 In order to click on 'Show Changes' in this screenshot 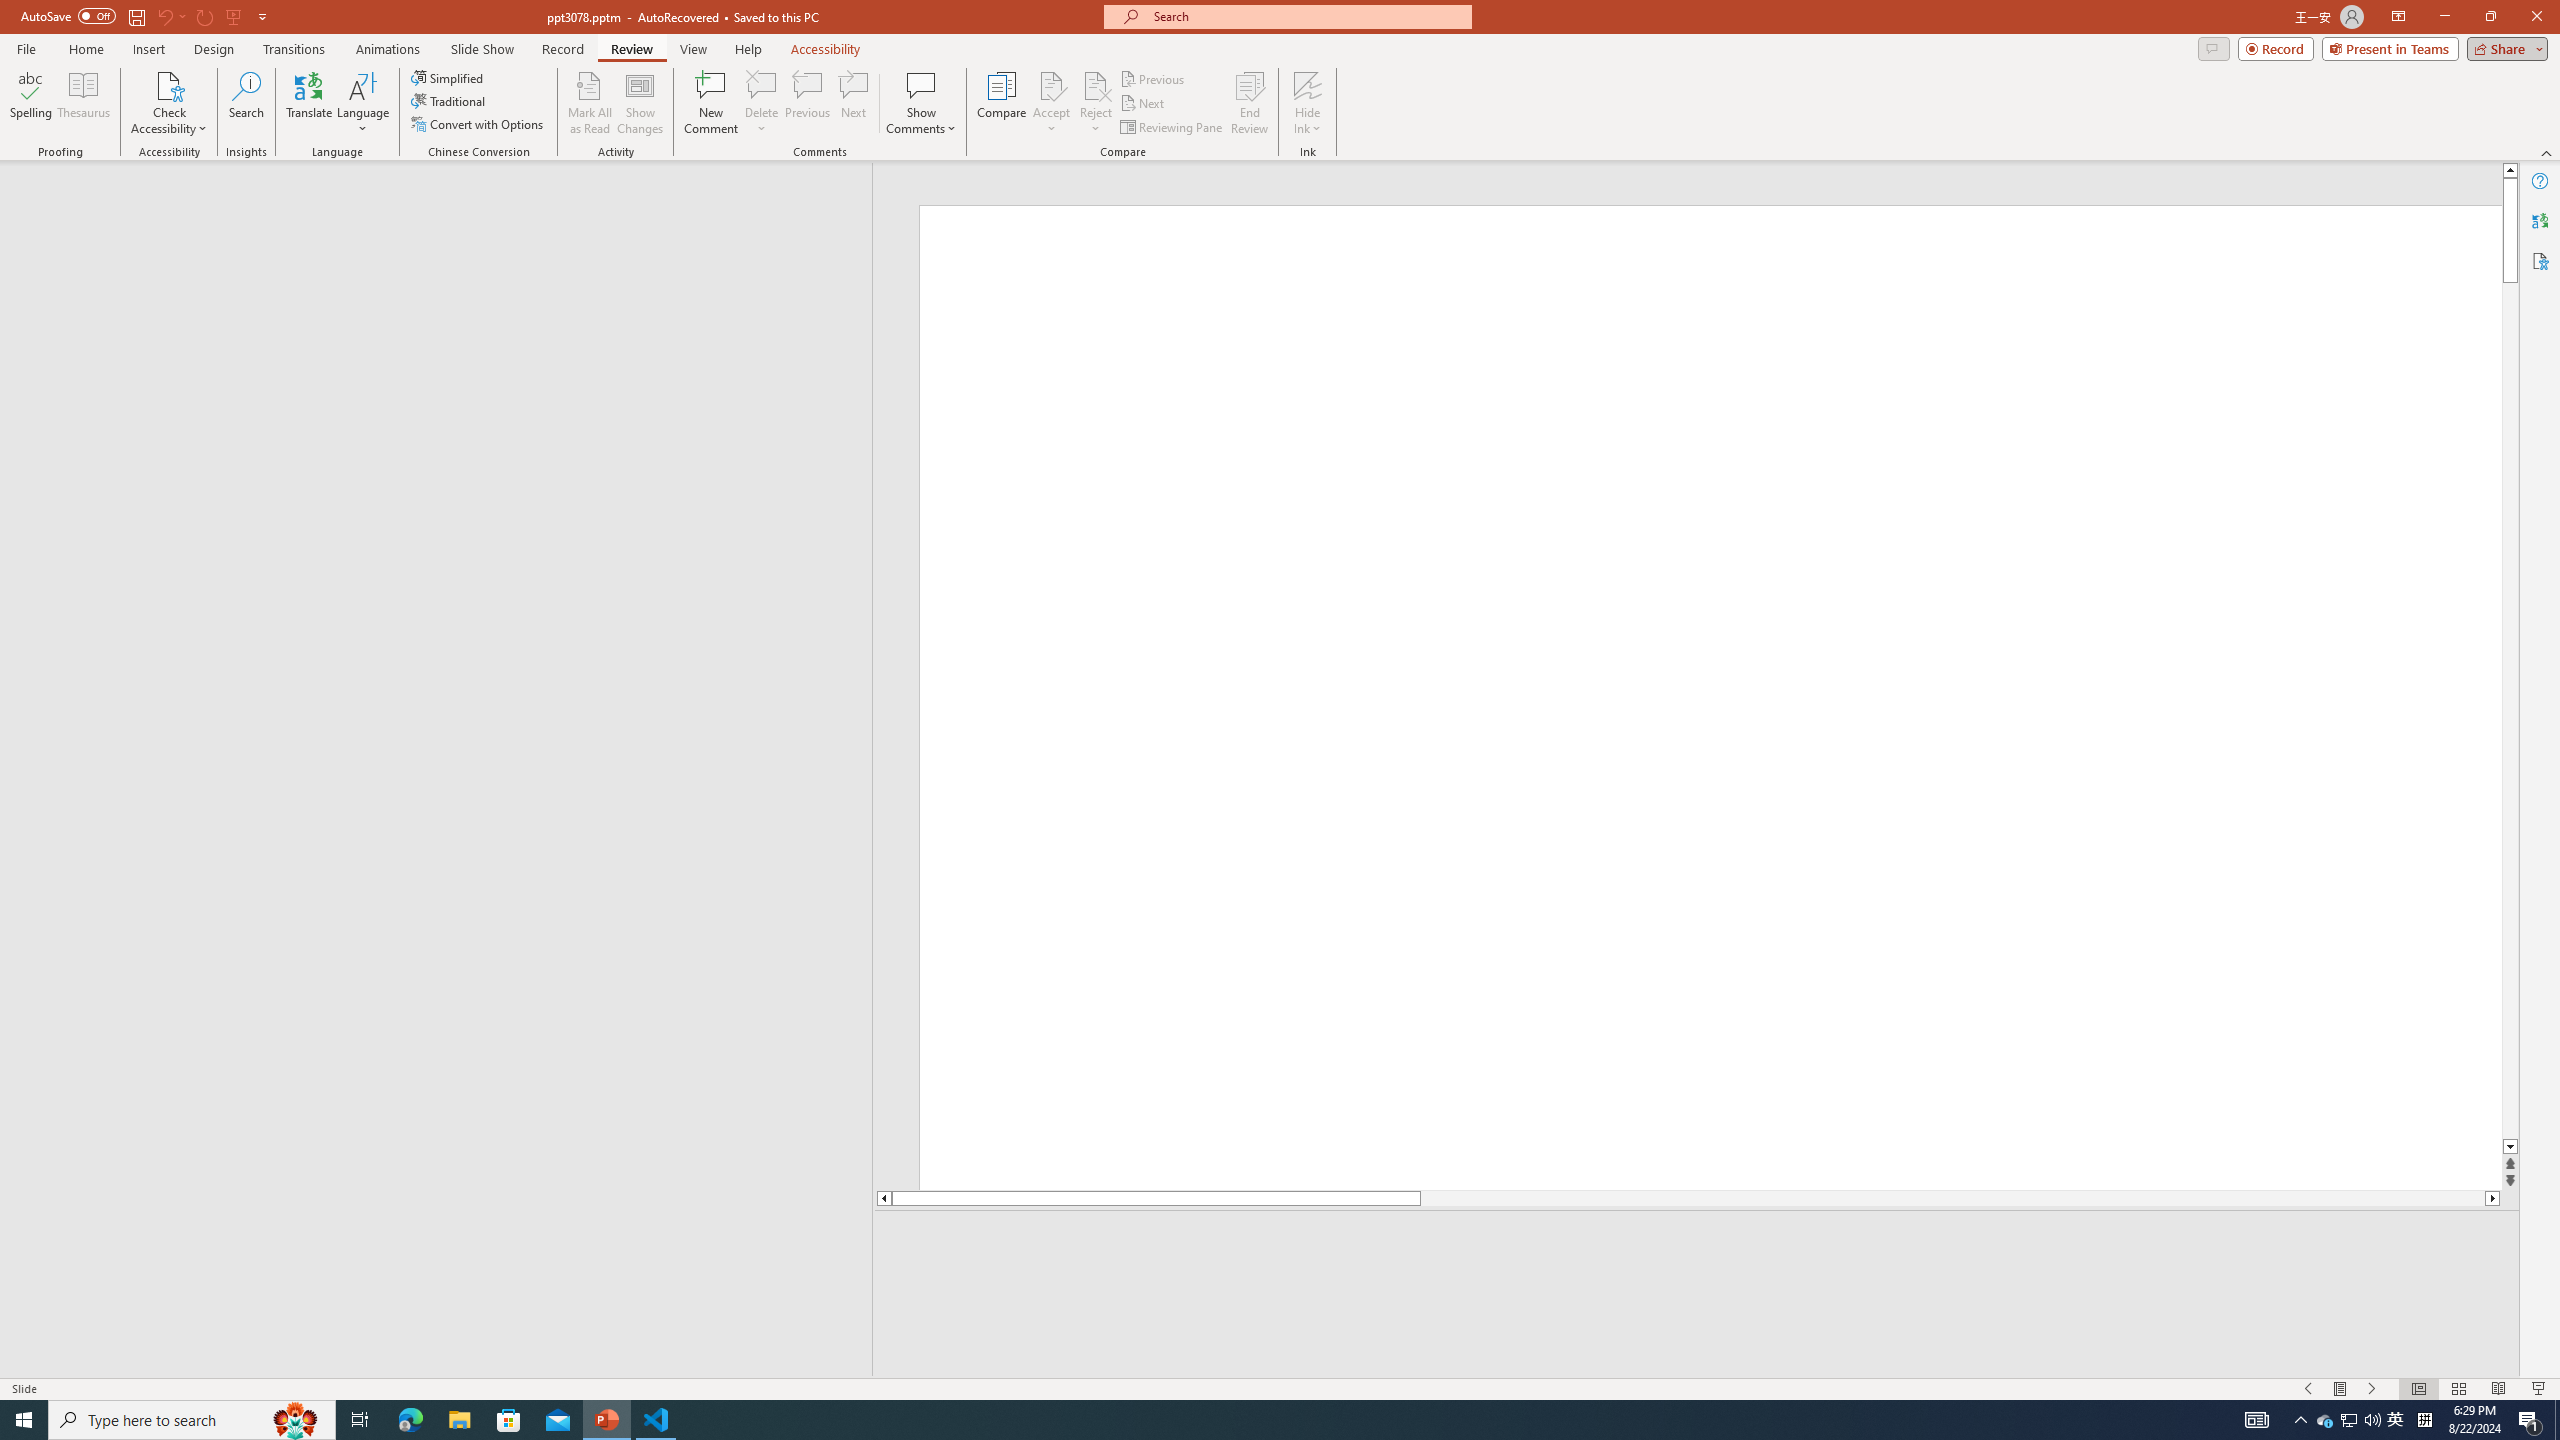, I will do `click(640, 103)`.